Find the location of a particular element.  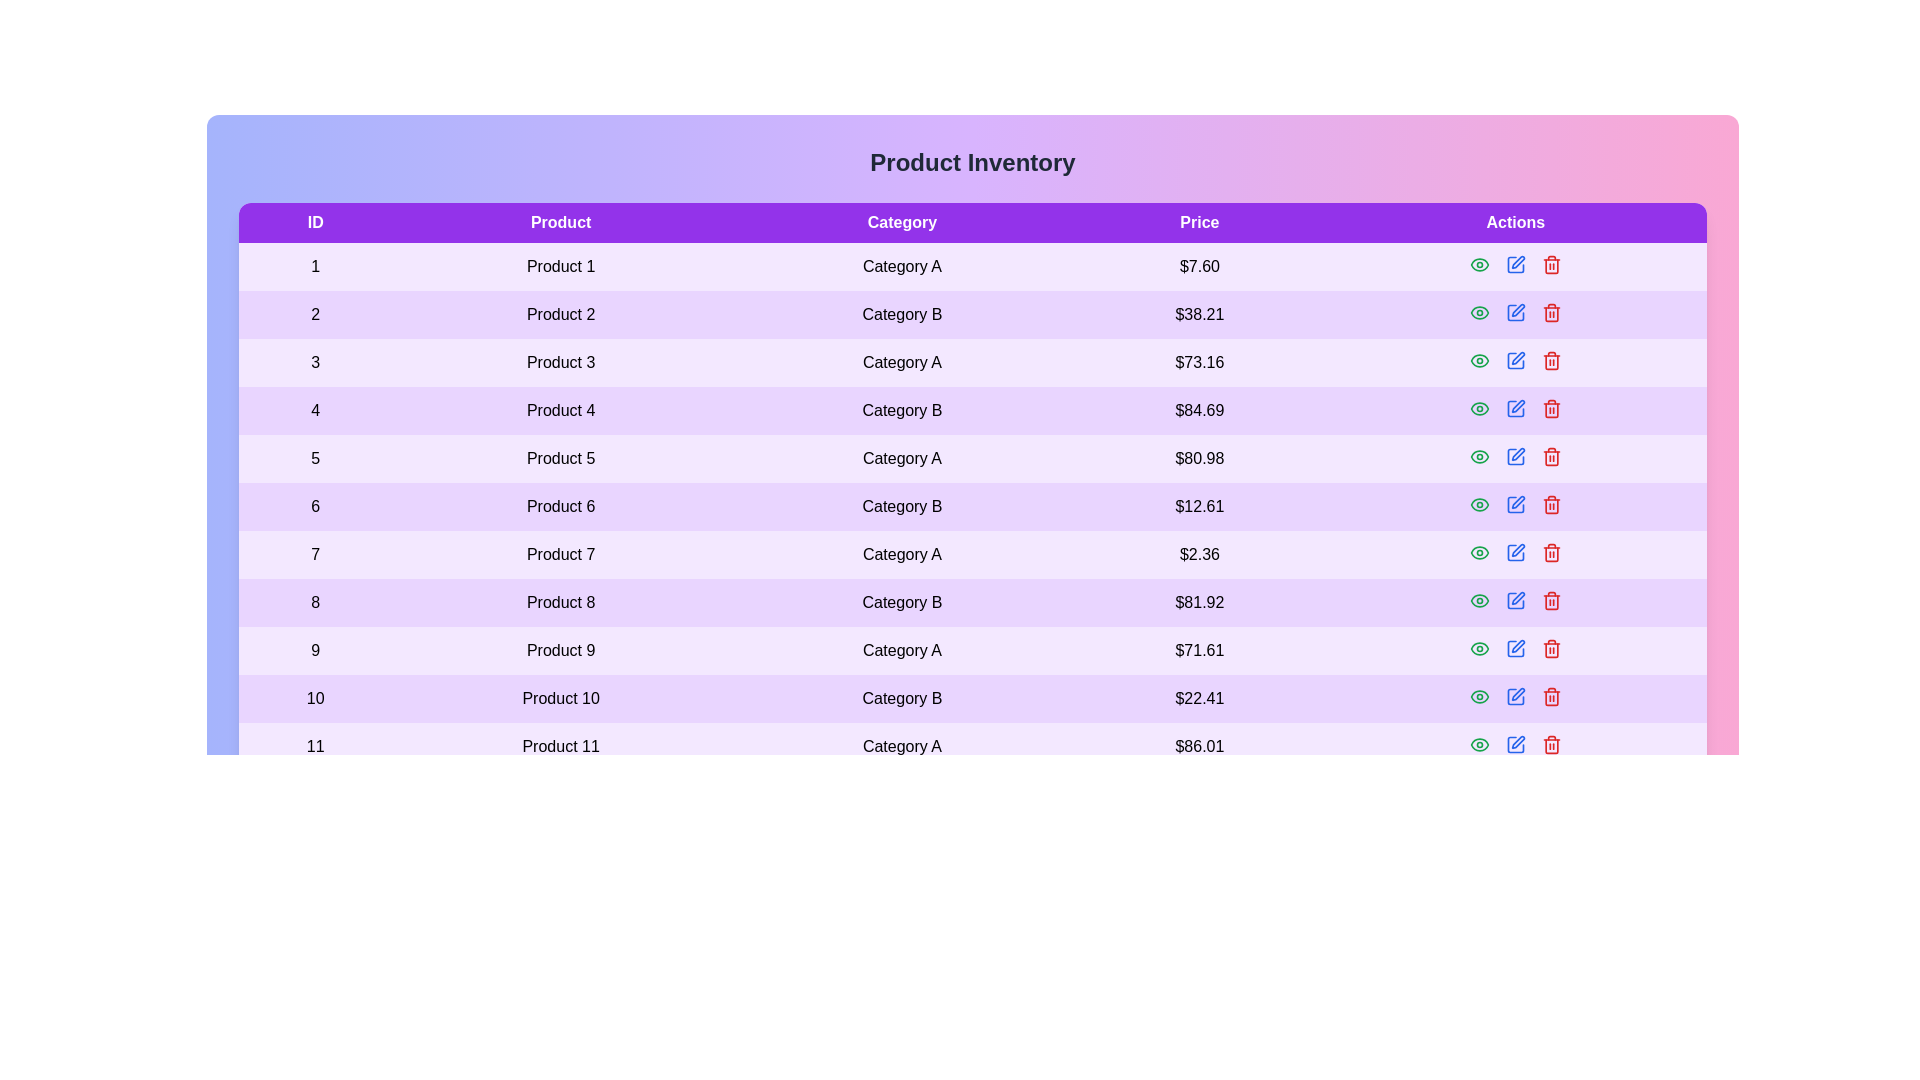

the column header Price to sort the table by that column is located at coordinates (1199, 223).